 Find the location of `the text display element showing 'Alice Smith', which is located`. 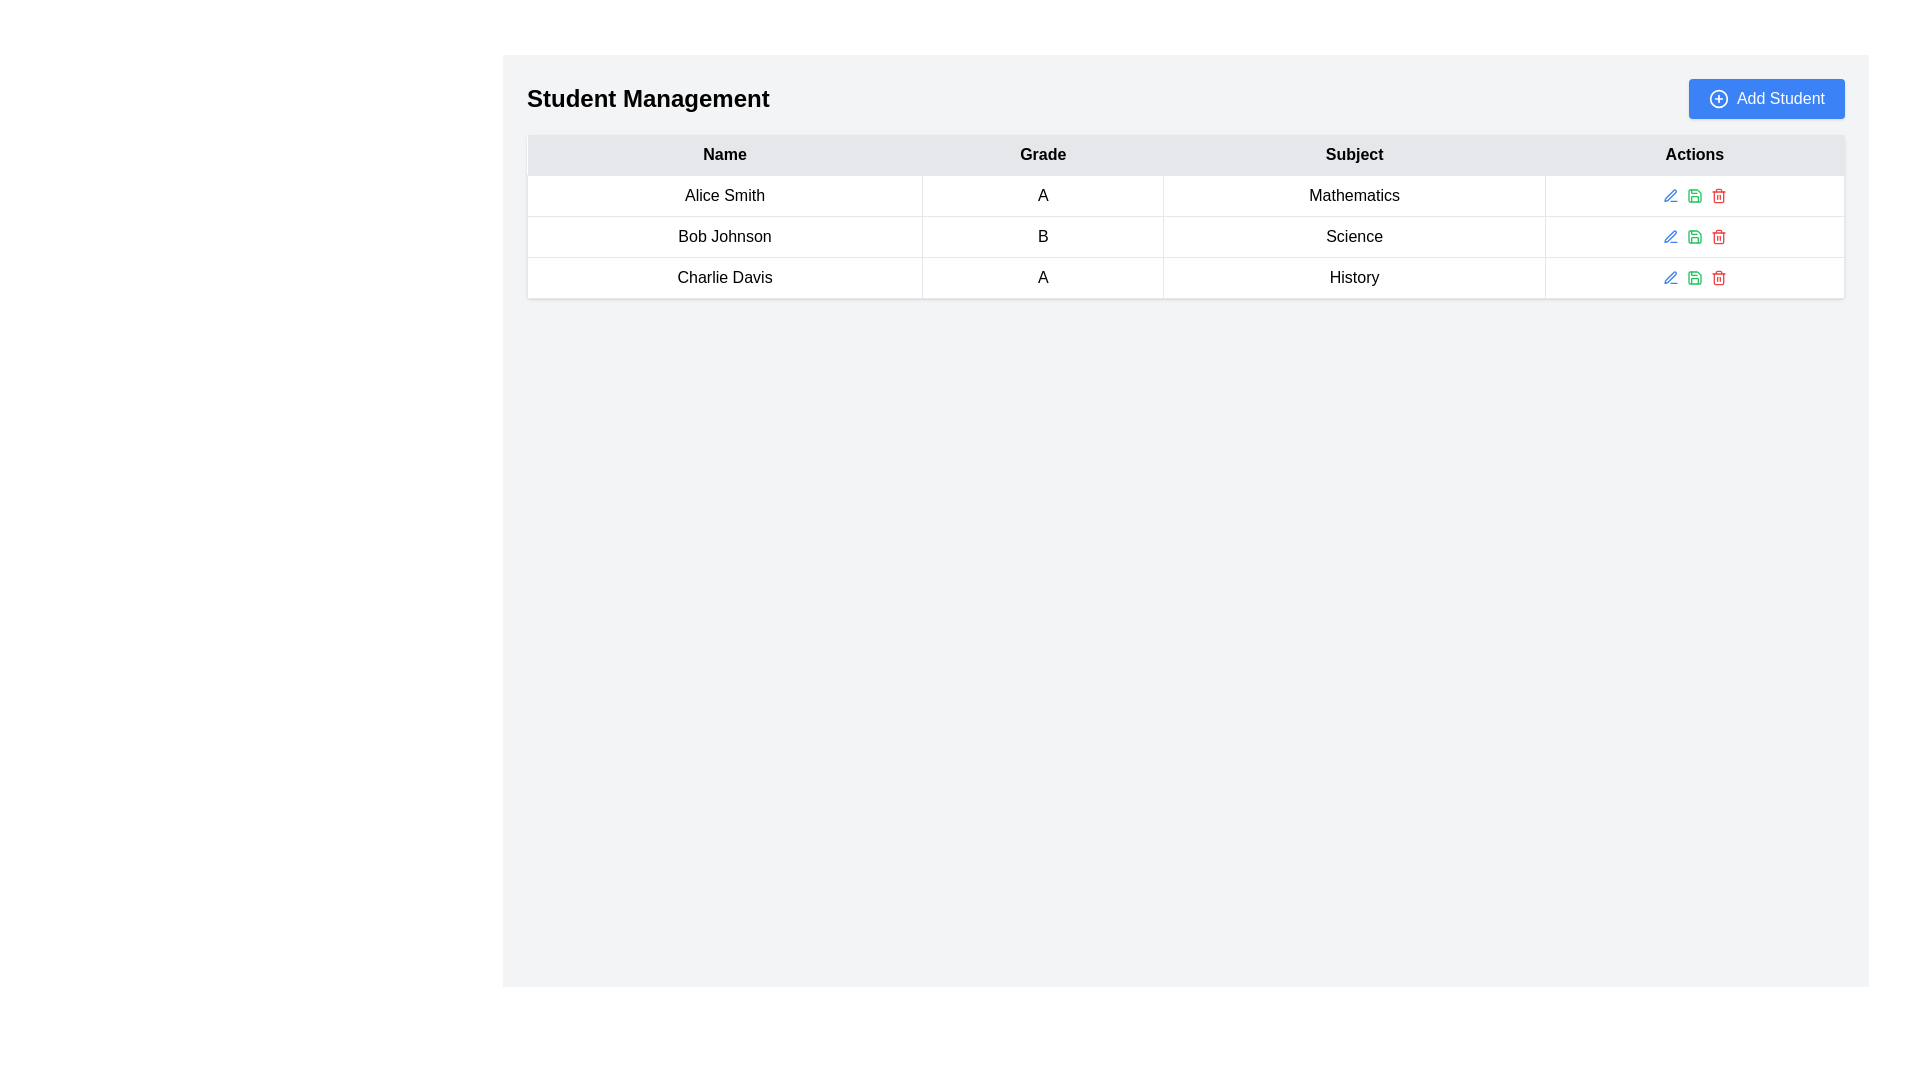

the text display element showing 'Alice Smith', which is located is located at coordinates (723, 196).